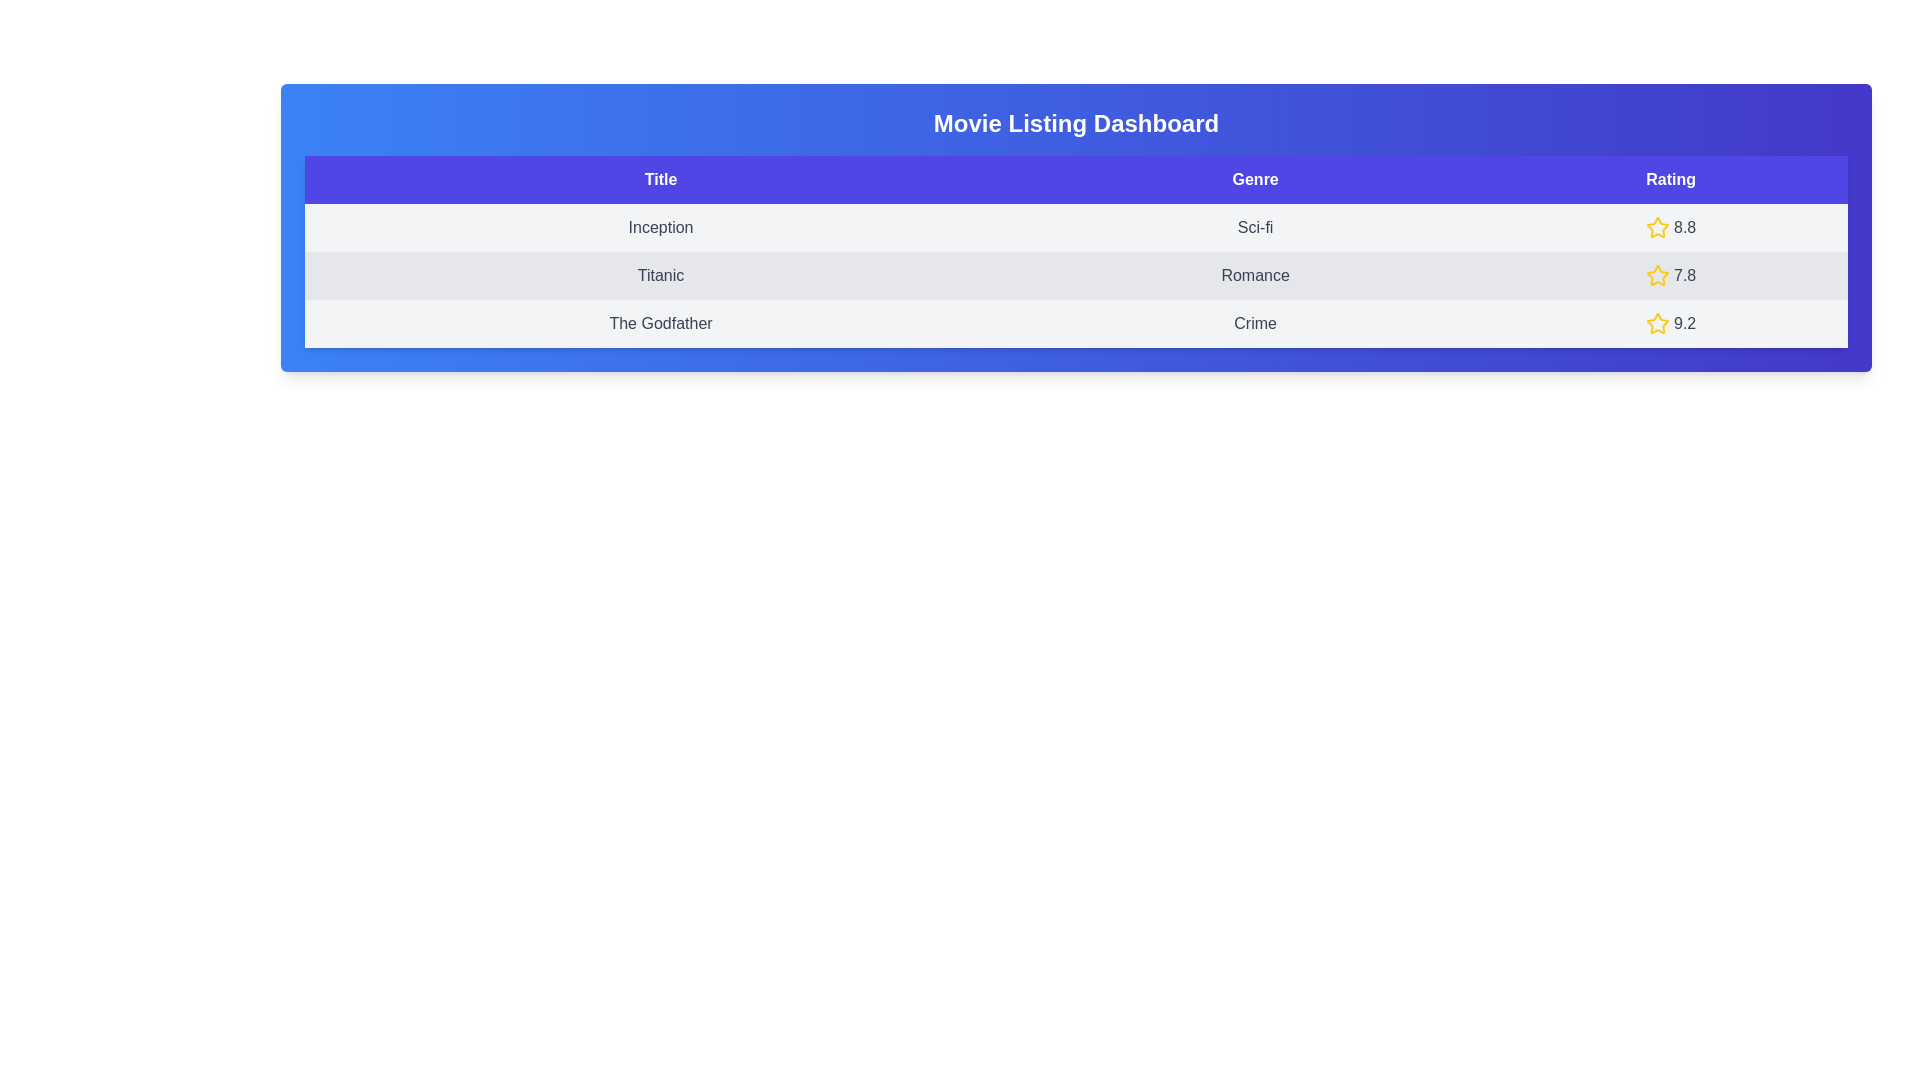 The image size is (1920, 1080). Describe the element at coordinates (1254, 180) in the screenshot. I see `the 'Genre' header label, which is the second item in a row of three headers ('Title', 'Genre', 'Rating'), indicating that the column's data pertains to movie genres` at that location.